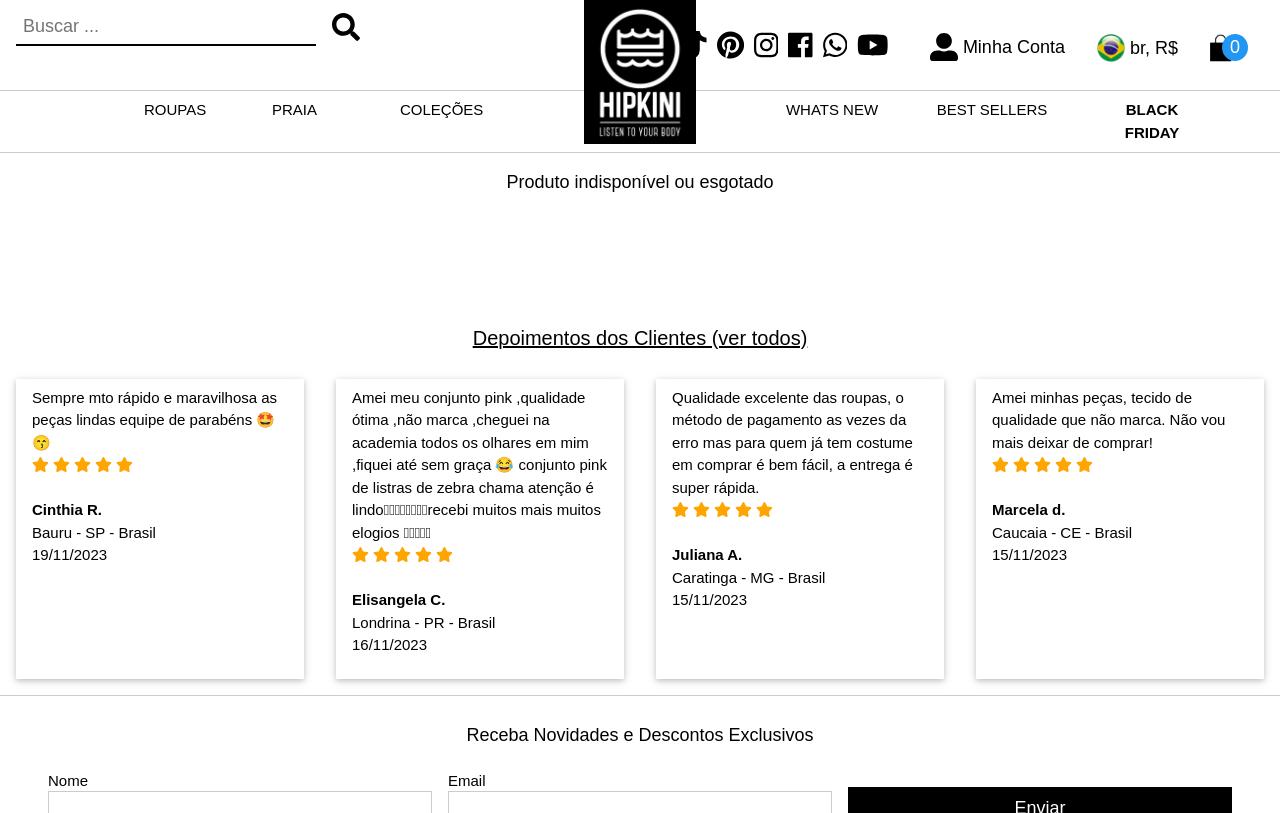  Describe the element at coordinates (747, 576) in the screenshot. I see `'Caratinga - MG - Brasil'` at that location.